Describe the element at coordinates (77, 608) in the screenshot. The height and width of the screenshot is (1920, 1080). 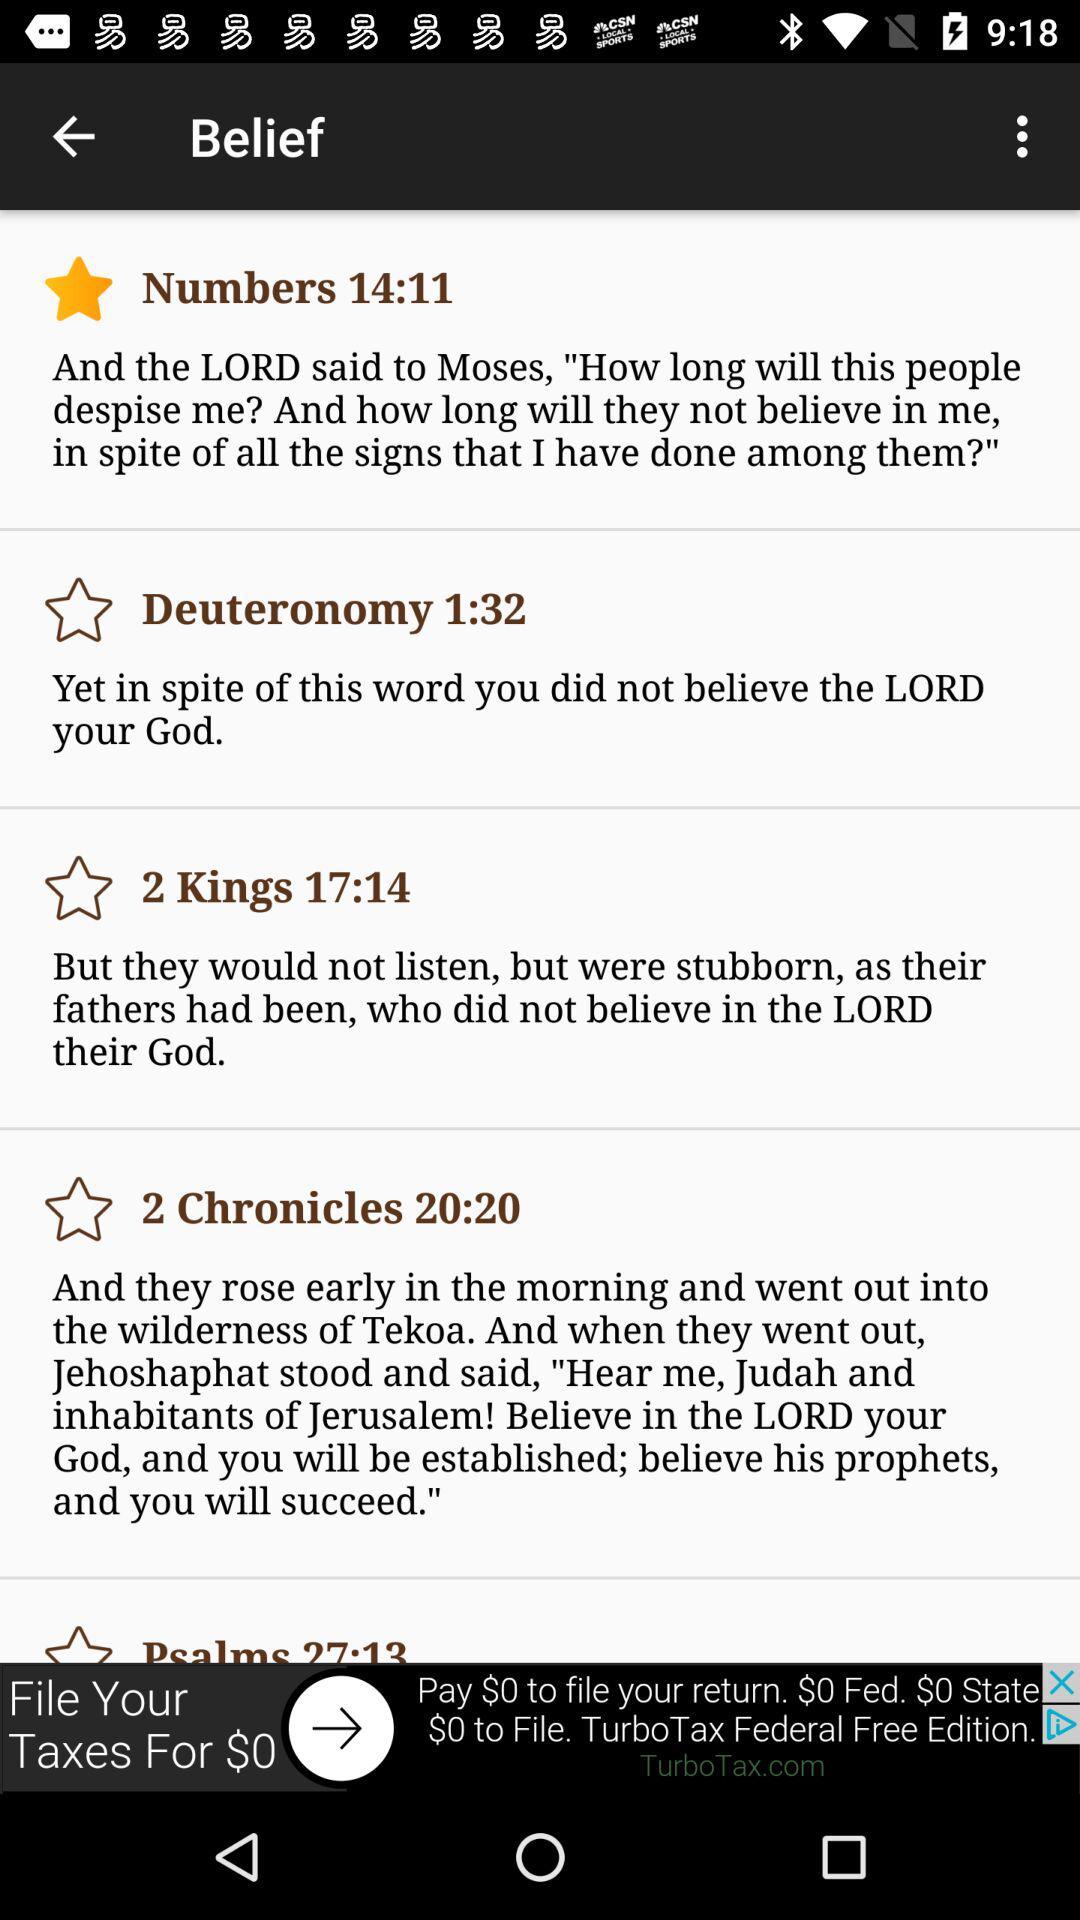
I see `the 2nd star icon on the top left side of the web page` at that location.